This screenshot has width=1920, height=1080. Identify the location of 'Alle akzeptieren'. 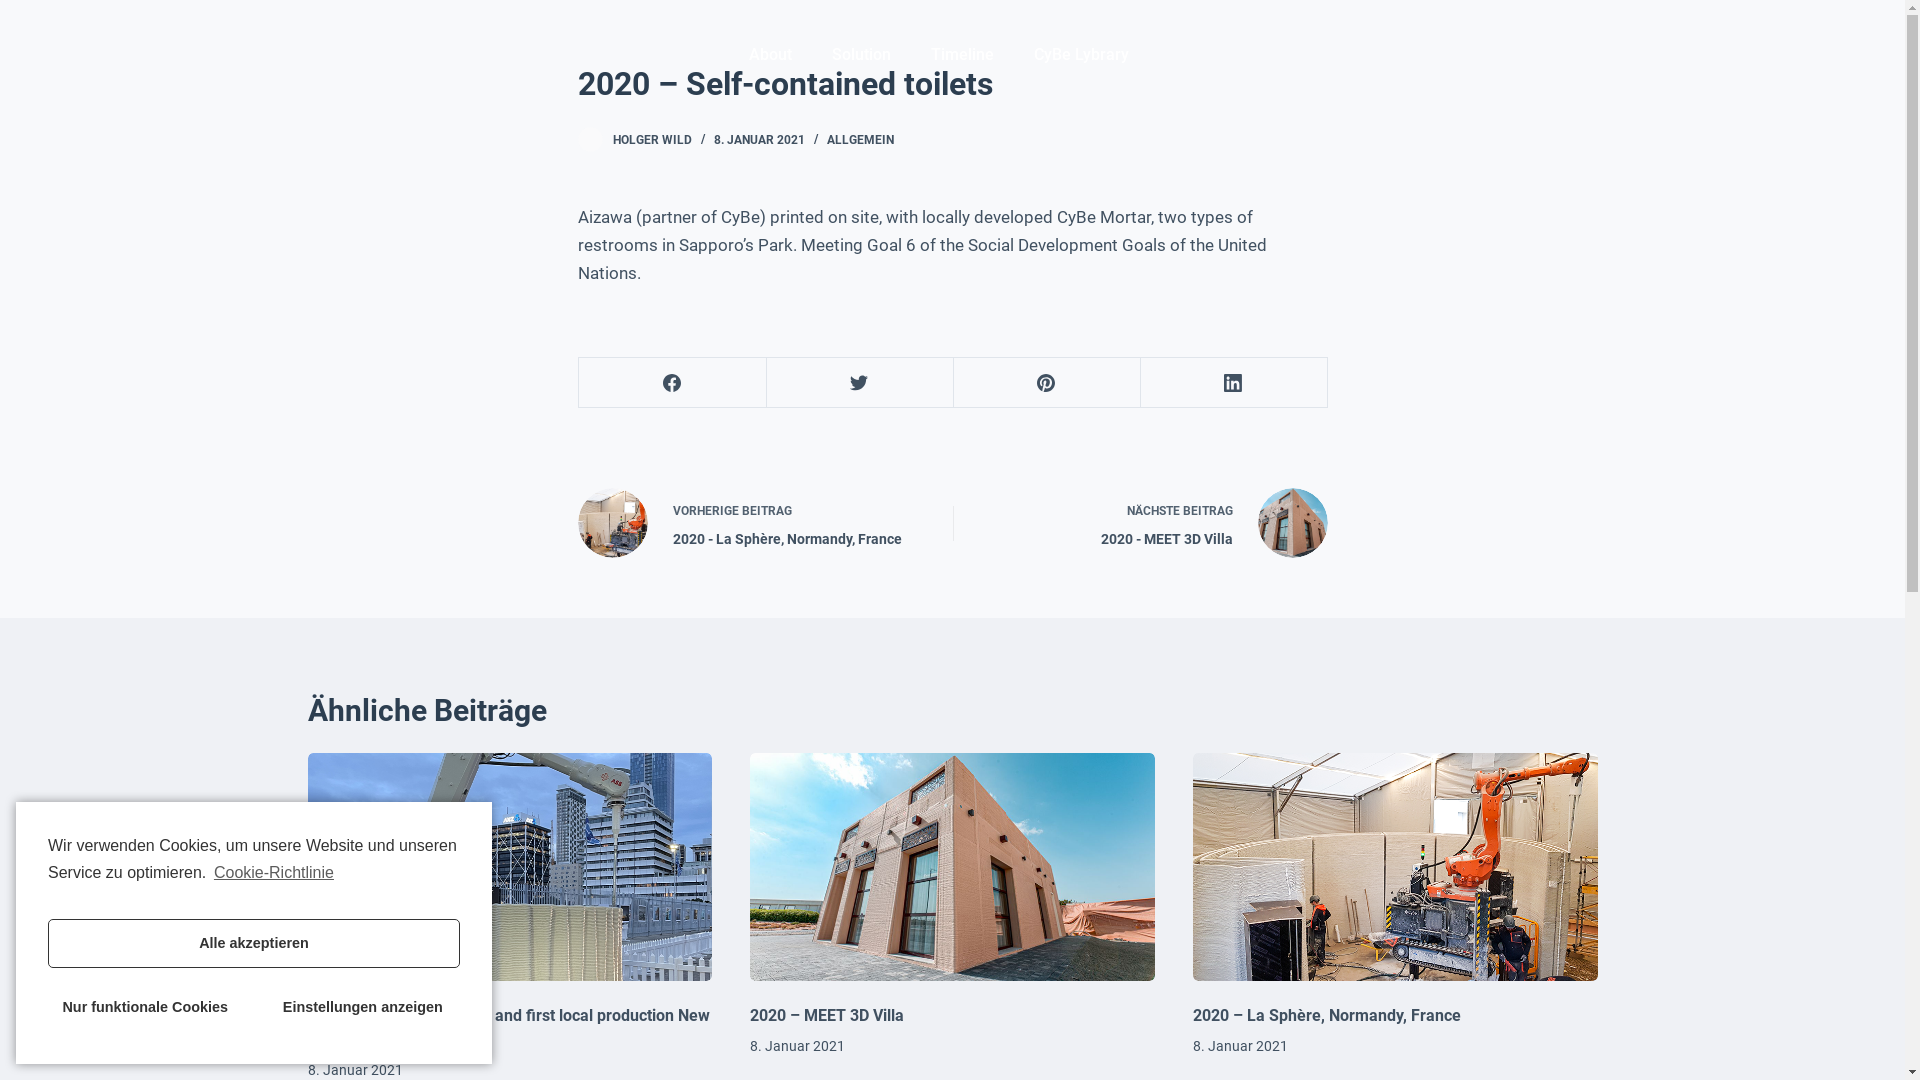
(253, 943).